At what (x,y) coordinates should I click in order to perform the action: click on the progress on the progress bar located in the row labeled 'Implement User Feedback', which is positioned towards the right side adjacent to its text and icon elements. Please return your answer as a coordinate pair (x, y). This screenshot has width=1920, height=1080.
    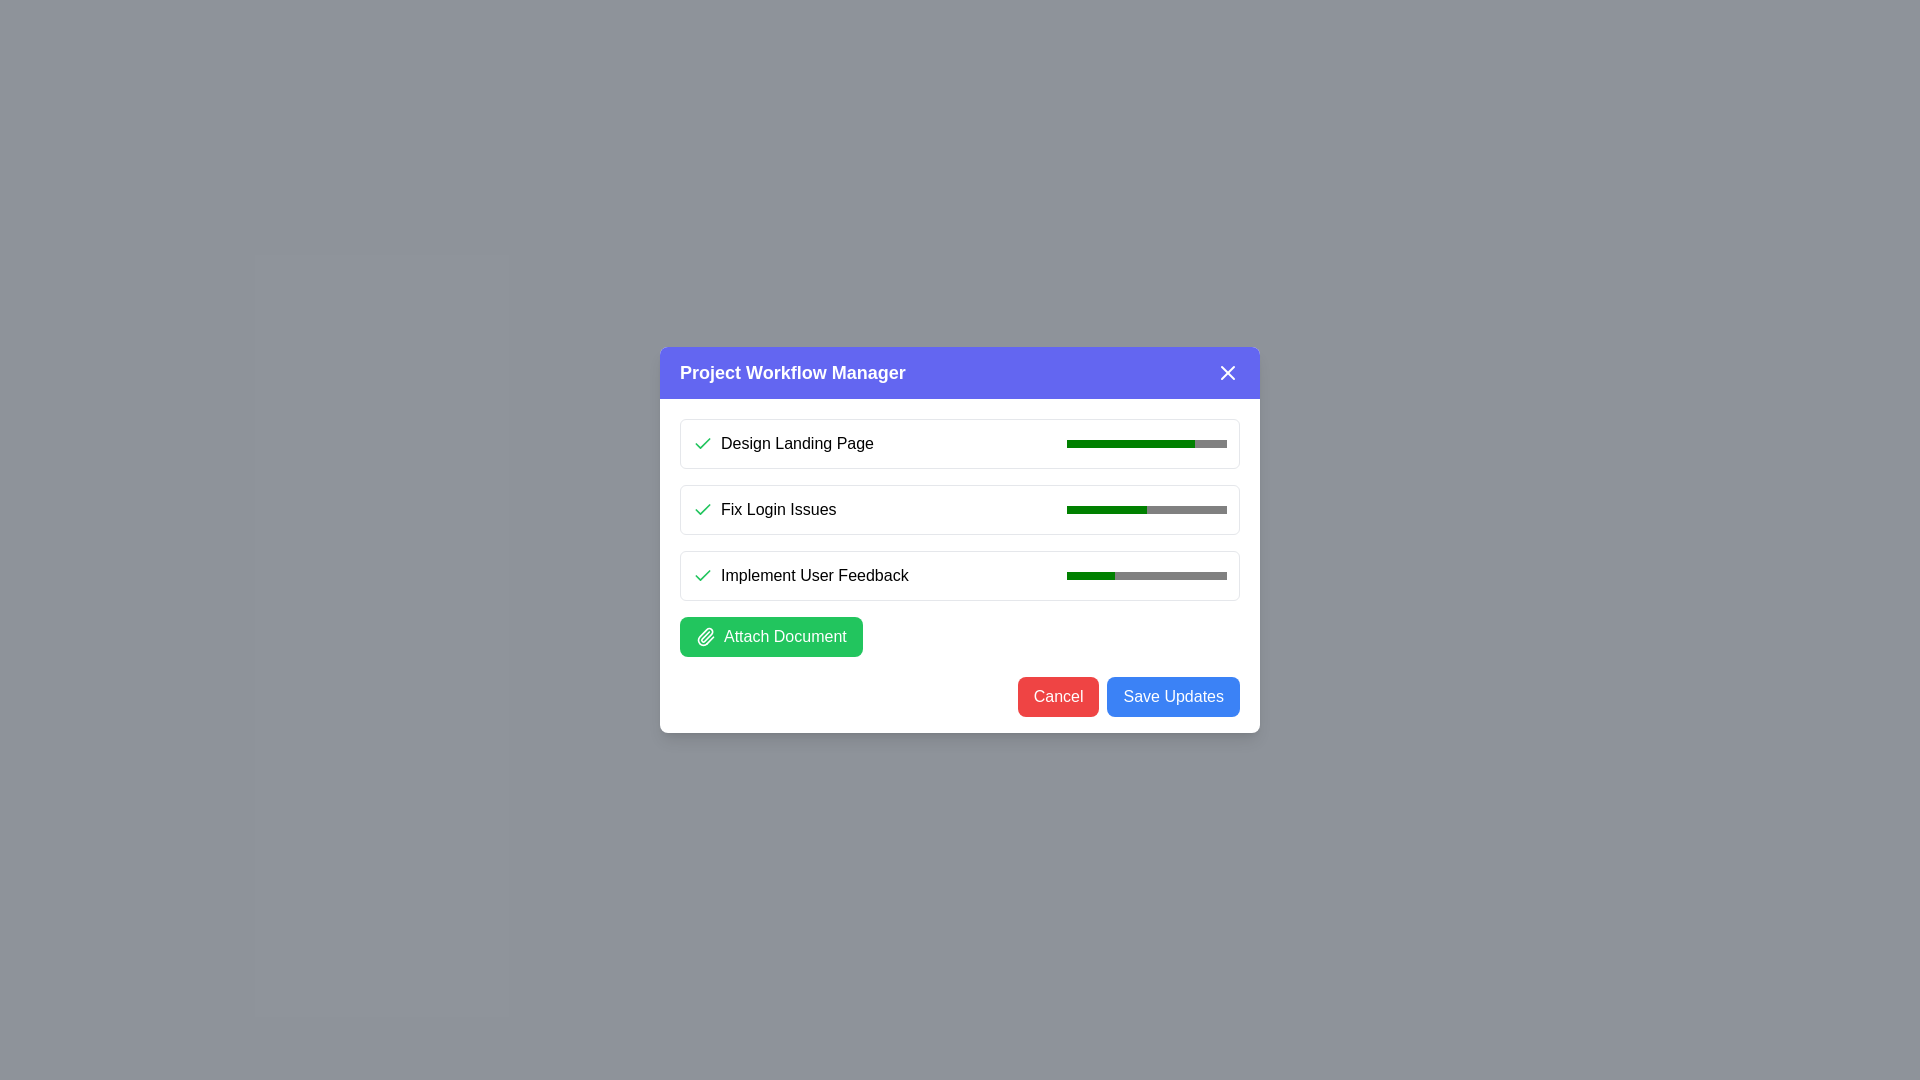
    Looking at the image, I should click on (1147, 575).